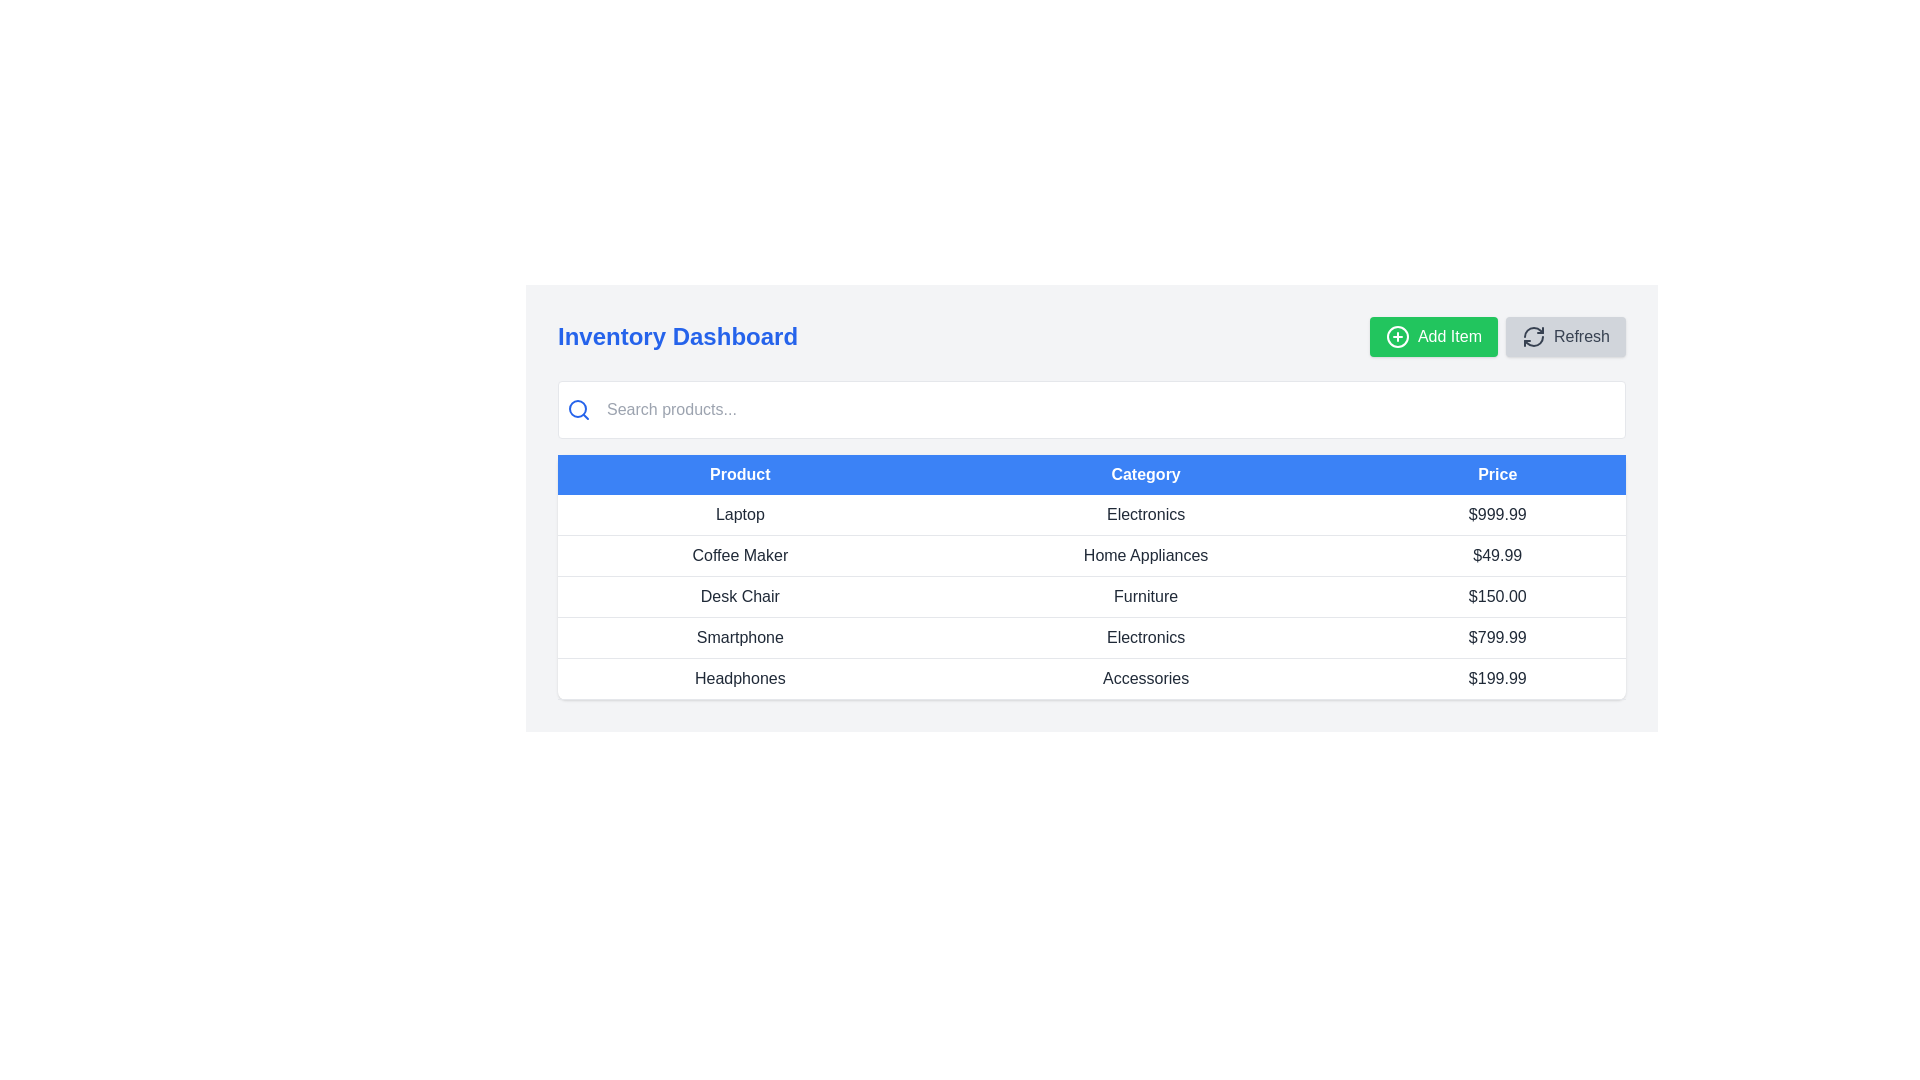 This screenshot has height=1080, width=1920. Describe the element at coordinates (1146, 474) in the screenshot. I see `the 'Category' column header text label in the table, which is the second column header providing context for the data below` at that location.